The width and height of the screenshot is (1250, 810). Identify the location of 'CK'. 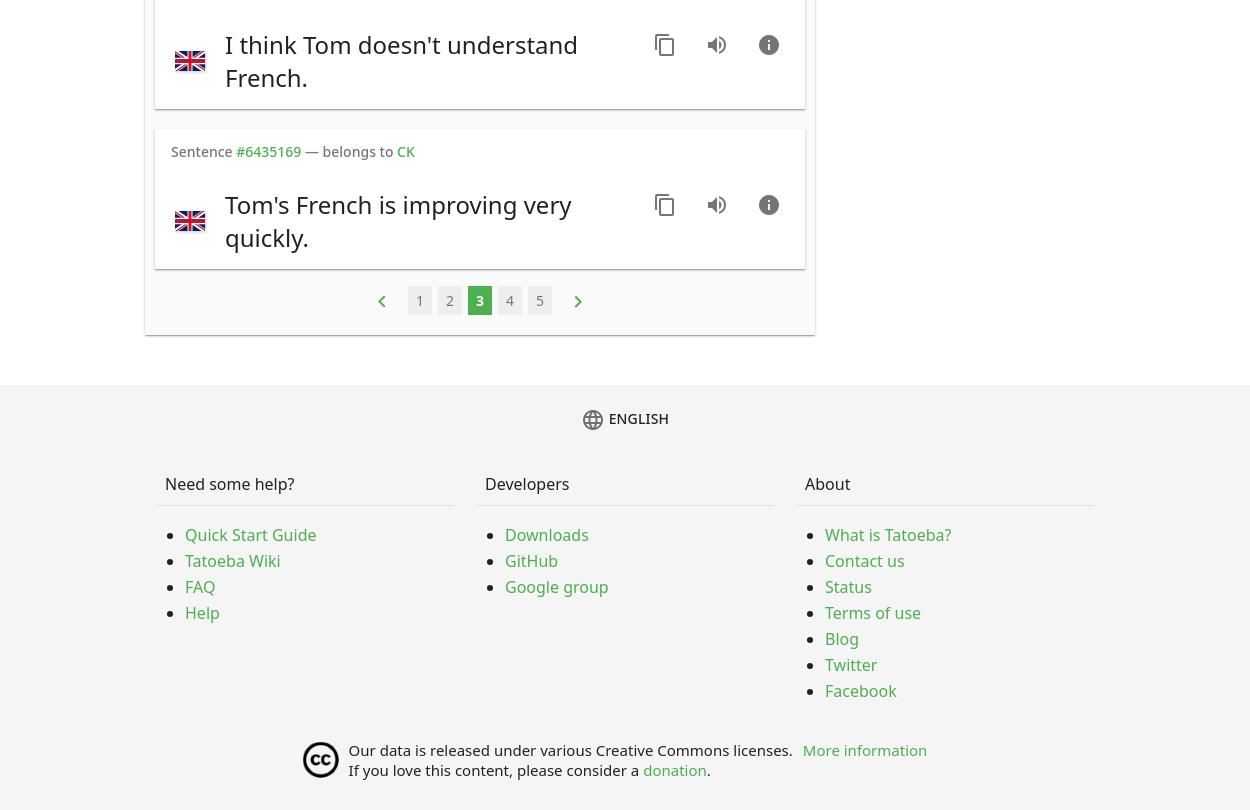
(405, 151).